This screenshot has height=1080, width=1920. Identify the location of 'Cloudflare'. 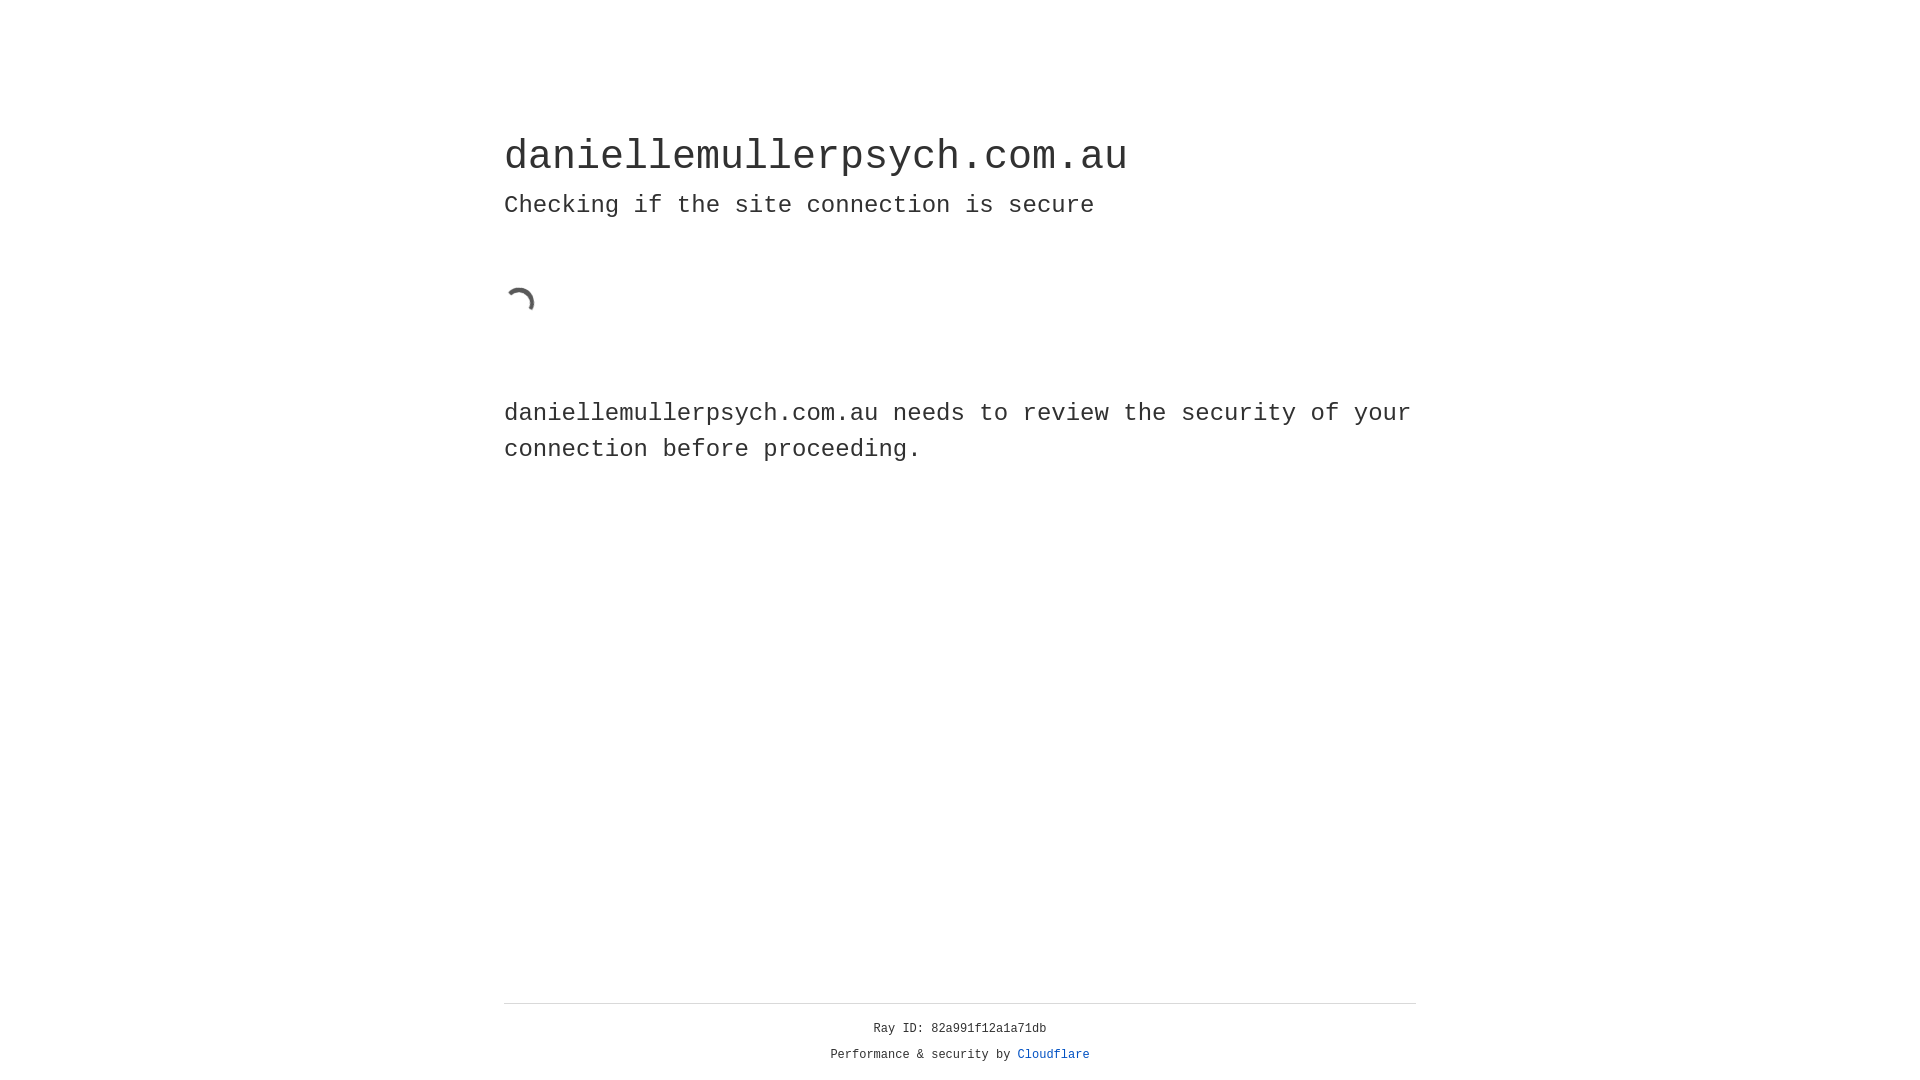
(1053, 1054).